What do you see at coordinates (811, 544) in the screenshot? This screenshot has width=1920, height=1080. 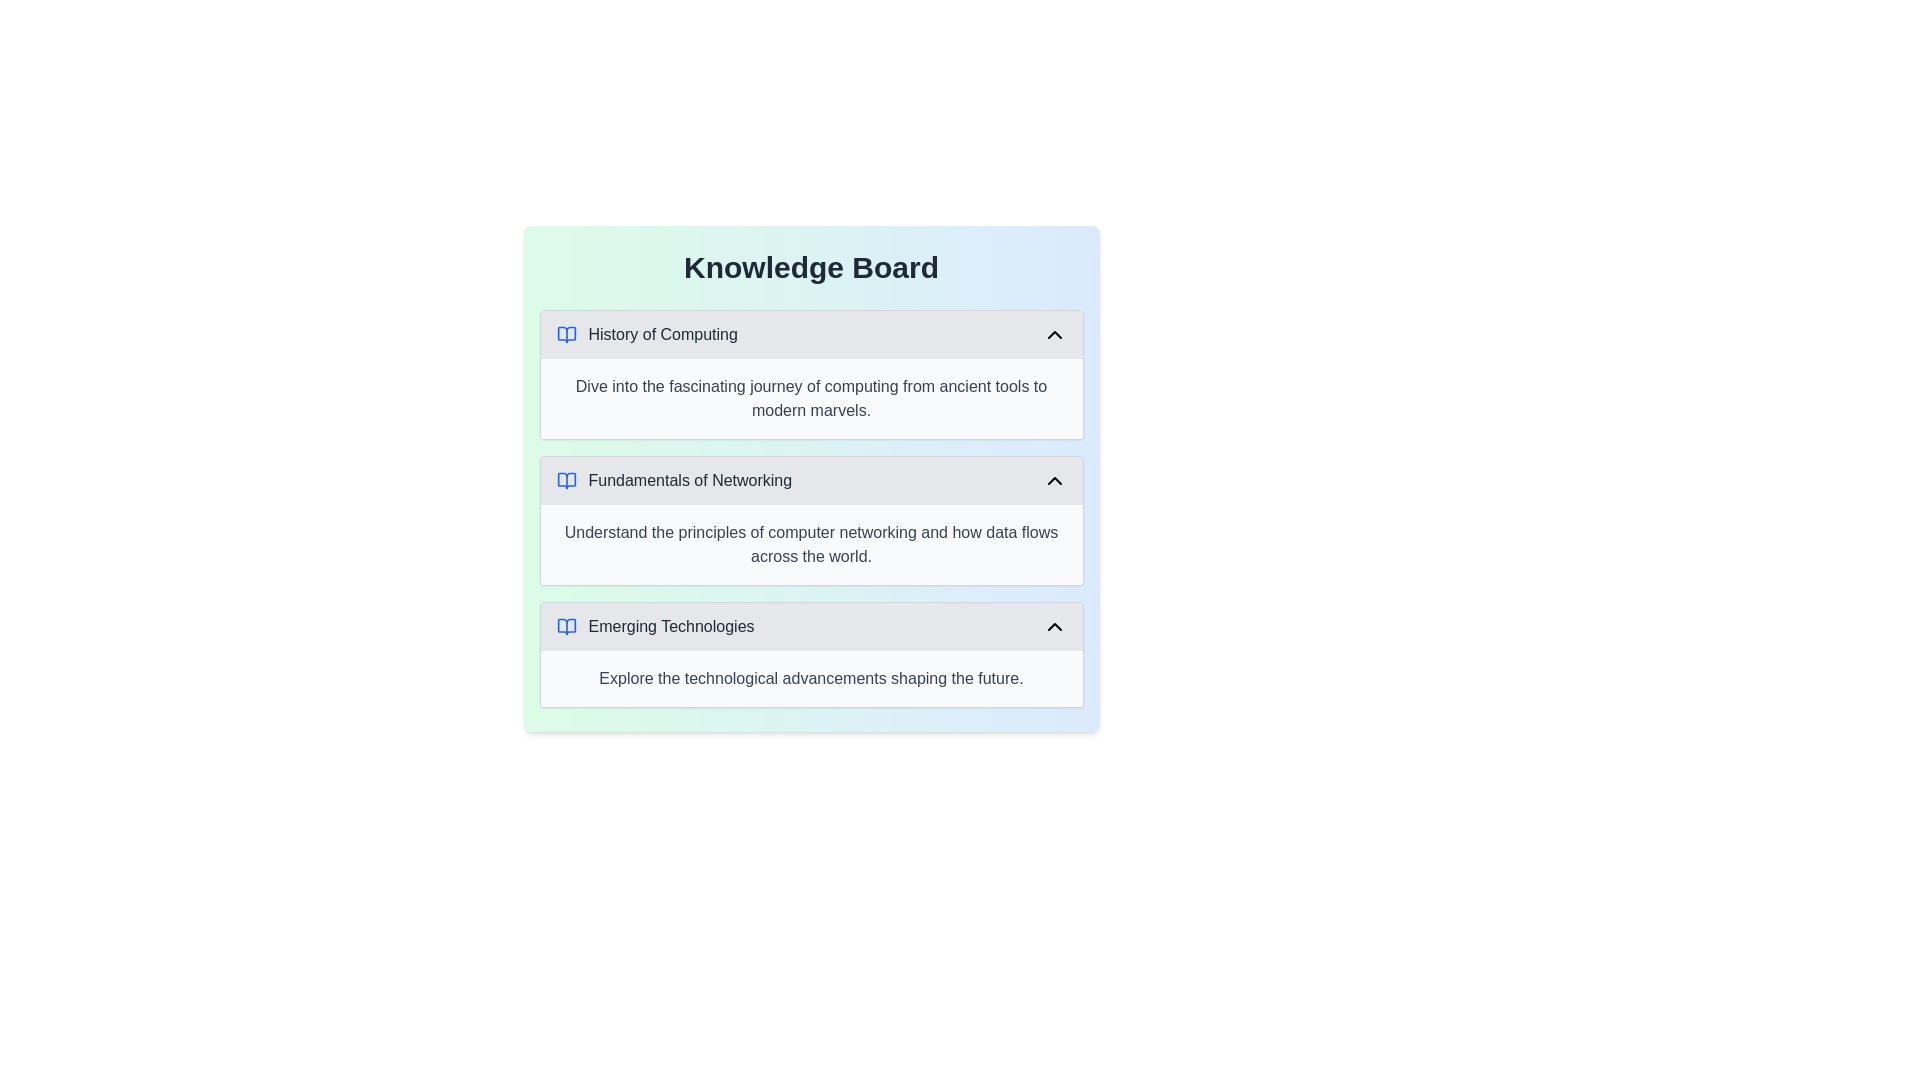 I see `the Static Text element that contains a paragraph about computer networking, styled with a light gray background and medium gray text, located under the title 'Fundamentals of Networking' on the 'Knowledge Board'` at bounding box center [811, 544].